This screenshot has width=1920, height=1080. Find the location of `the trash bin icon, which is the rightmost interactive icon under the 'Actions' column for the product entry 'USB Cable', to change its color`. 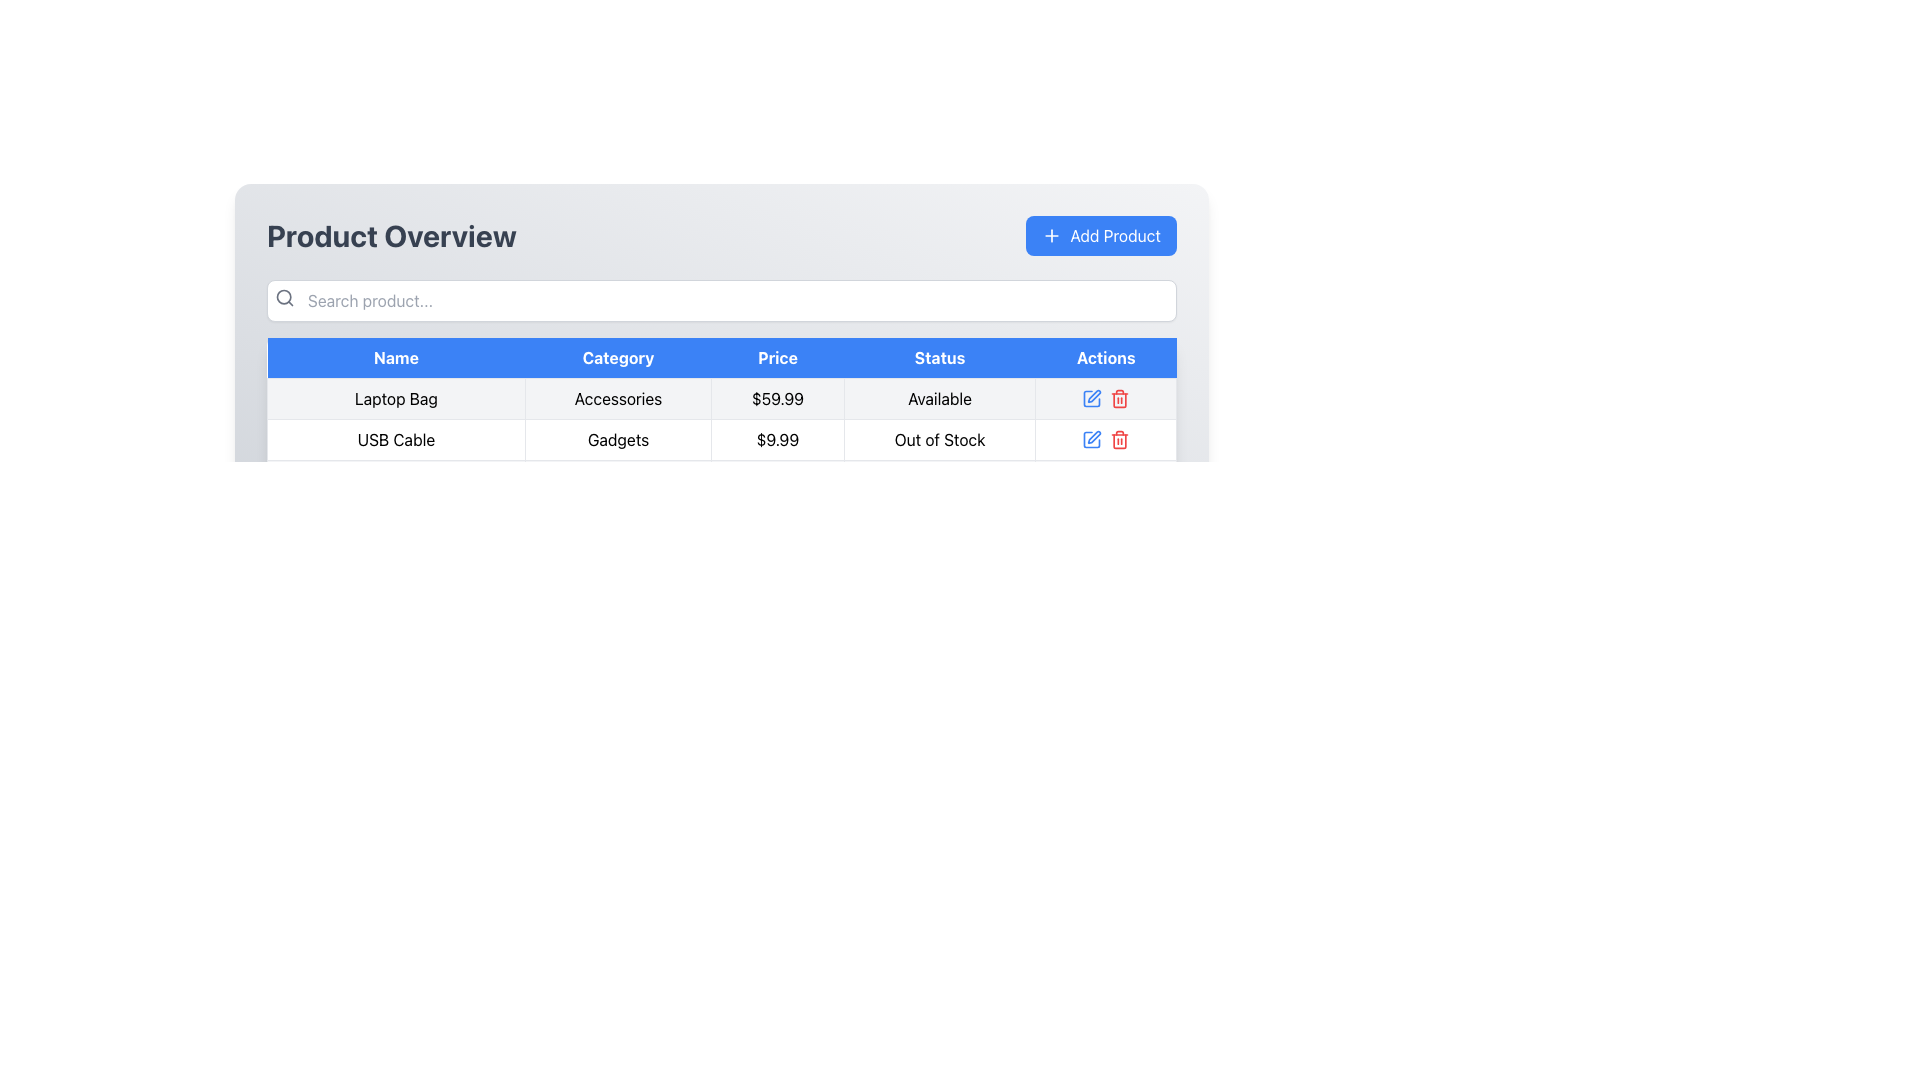

the trash bin icon, which is the rightmost interactive icon under the 'Actions' column for the product entry 'USB Cable', to change its color is located at coordinates (1120, 398).